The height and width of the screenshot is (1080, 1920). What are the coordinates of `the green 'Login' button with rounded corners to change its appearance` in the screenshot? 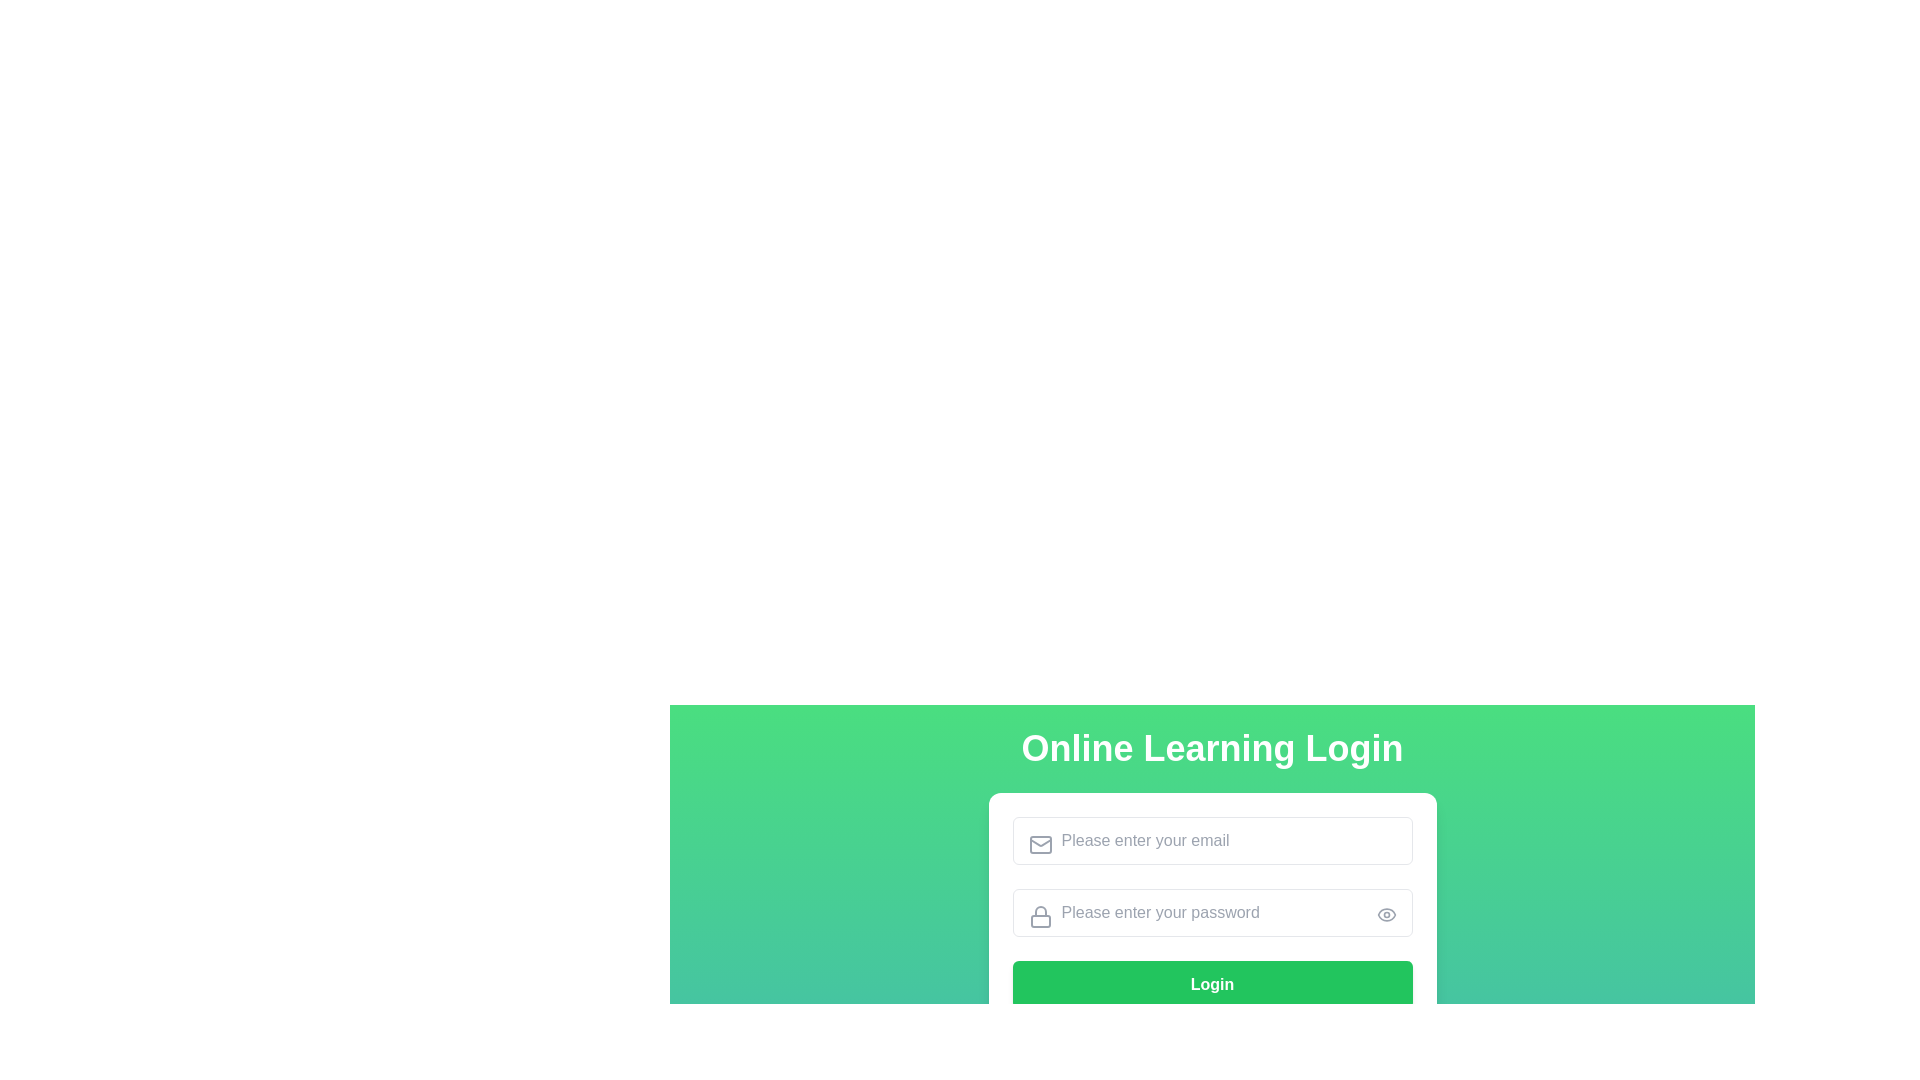 It's located at (1211, 983).